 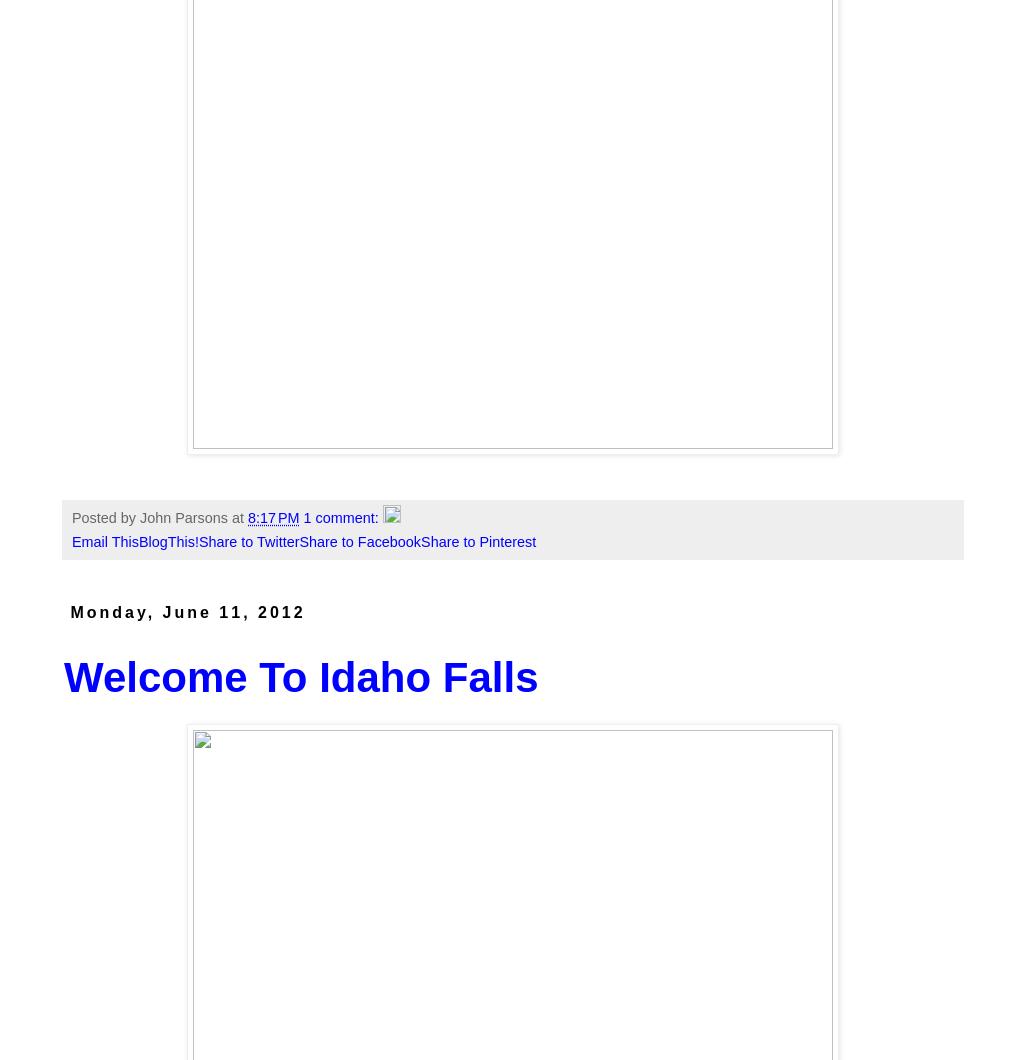 I want to click on 'at', so click(x=239, y=517).